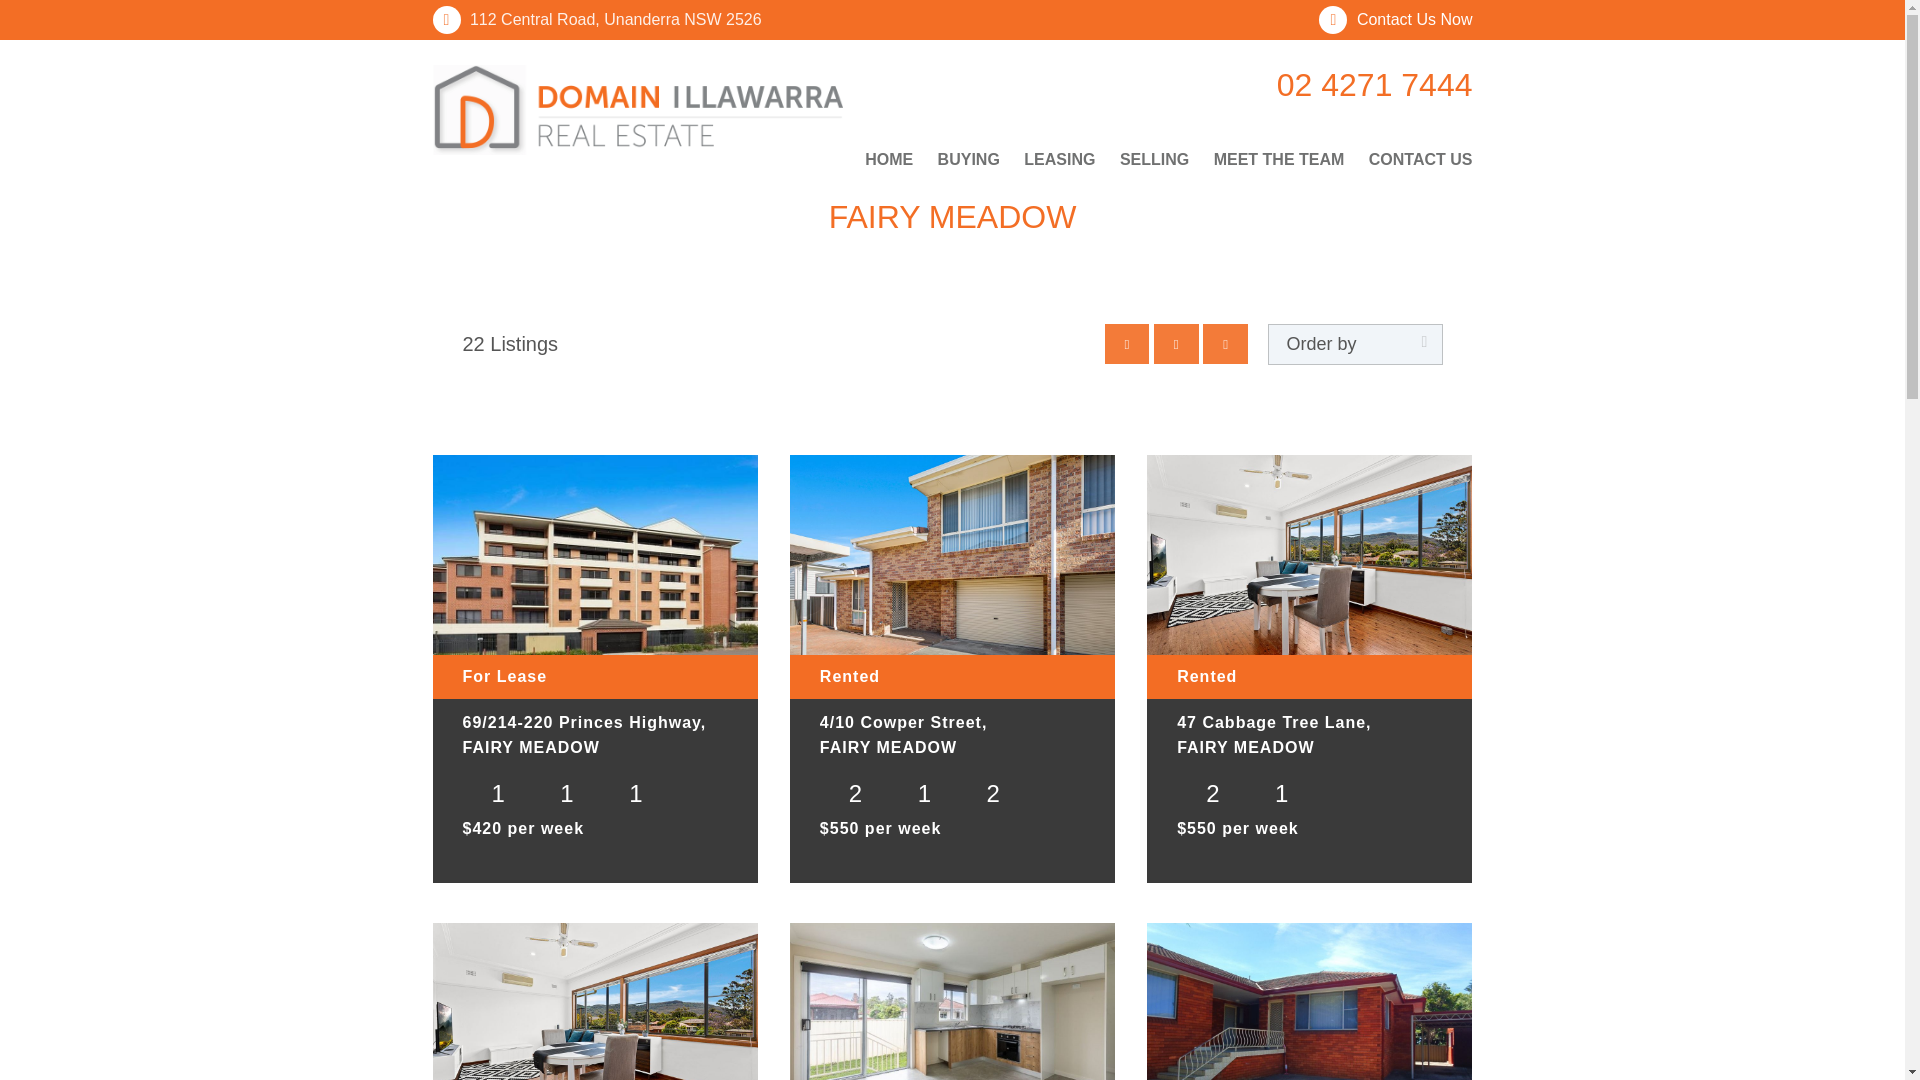 The height and width of the screenshot is (1080, 1920). What do you see at coordinates (1394, 19) in the screenshot?
I see `'Contact Us Now'` at bounding box center [1394, 19].